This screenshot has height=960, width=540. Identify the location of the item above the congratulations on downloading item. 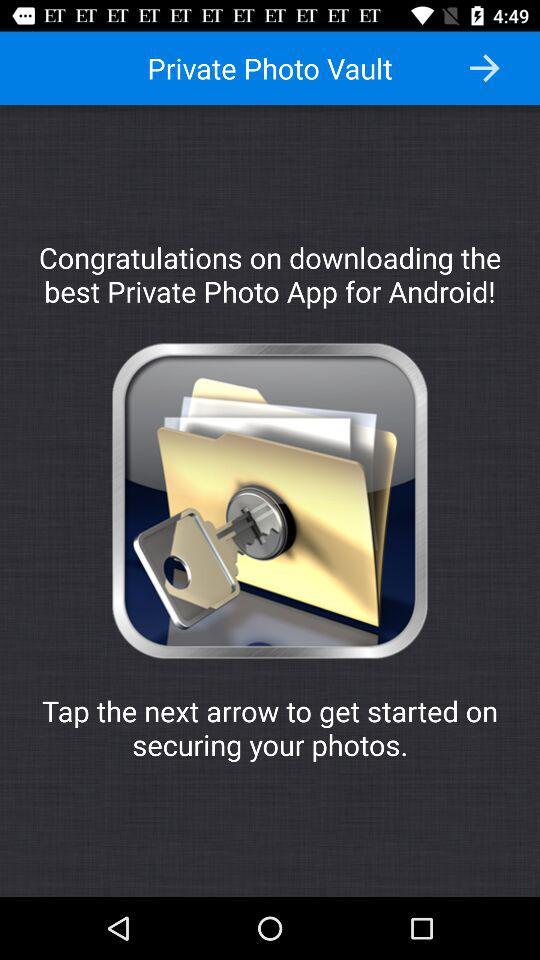
(483, 68).